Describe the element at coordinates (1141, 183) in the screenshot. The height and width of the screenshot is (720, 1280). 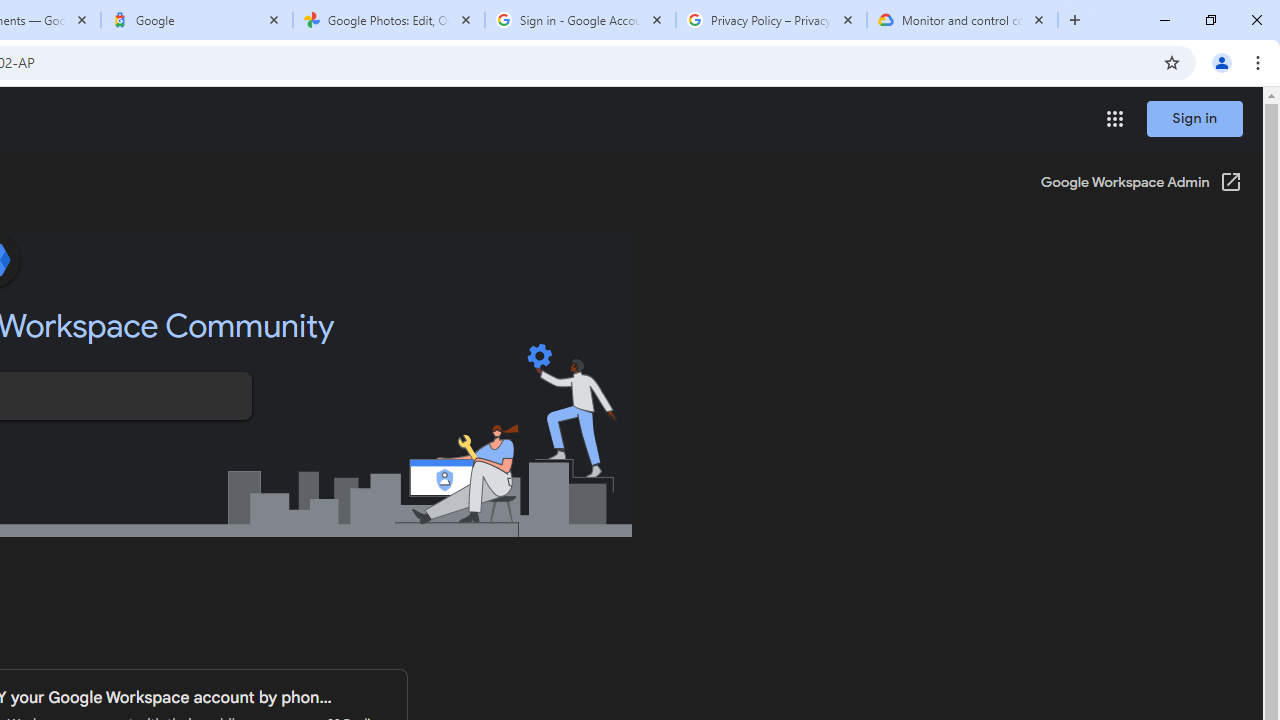
I see `'Google Workspace Admin (Open in a new window)'` at that location.